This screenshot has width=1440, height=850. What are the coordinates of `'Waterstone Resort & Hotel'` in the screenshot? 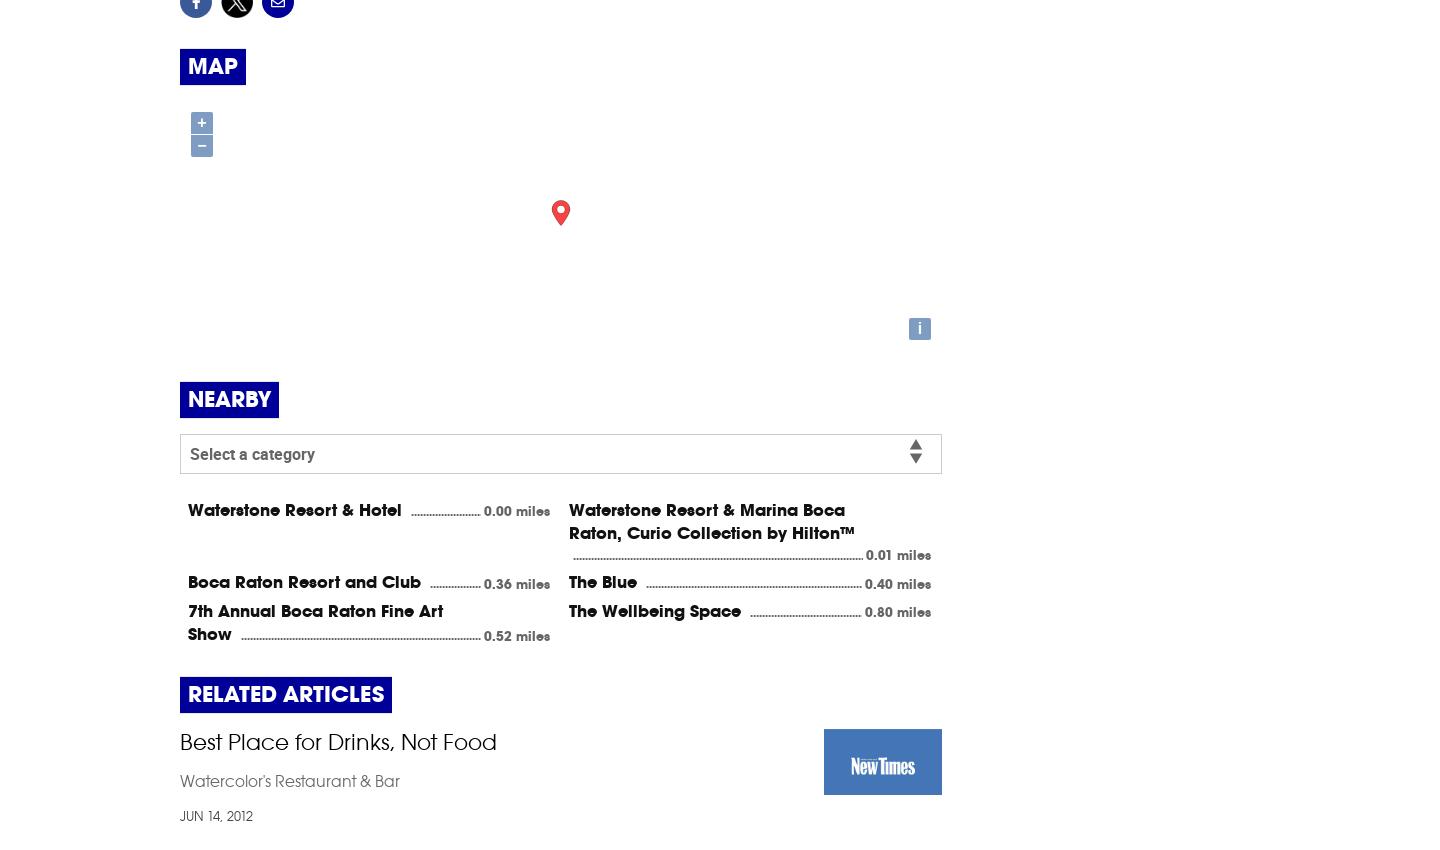 It's located at (296, 508).